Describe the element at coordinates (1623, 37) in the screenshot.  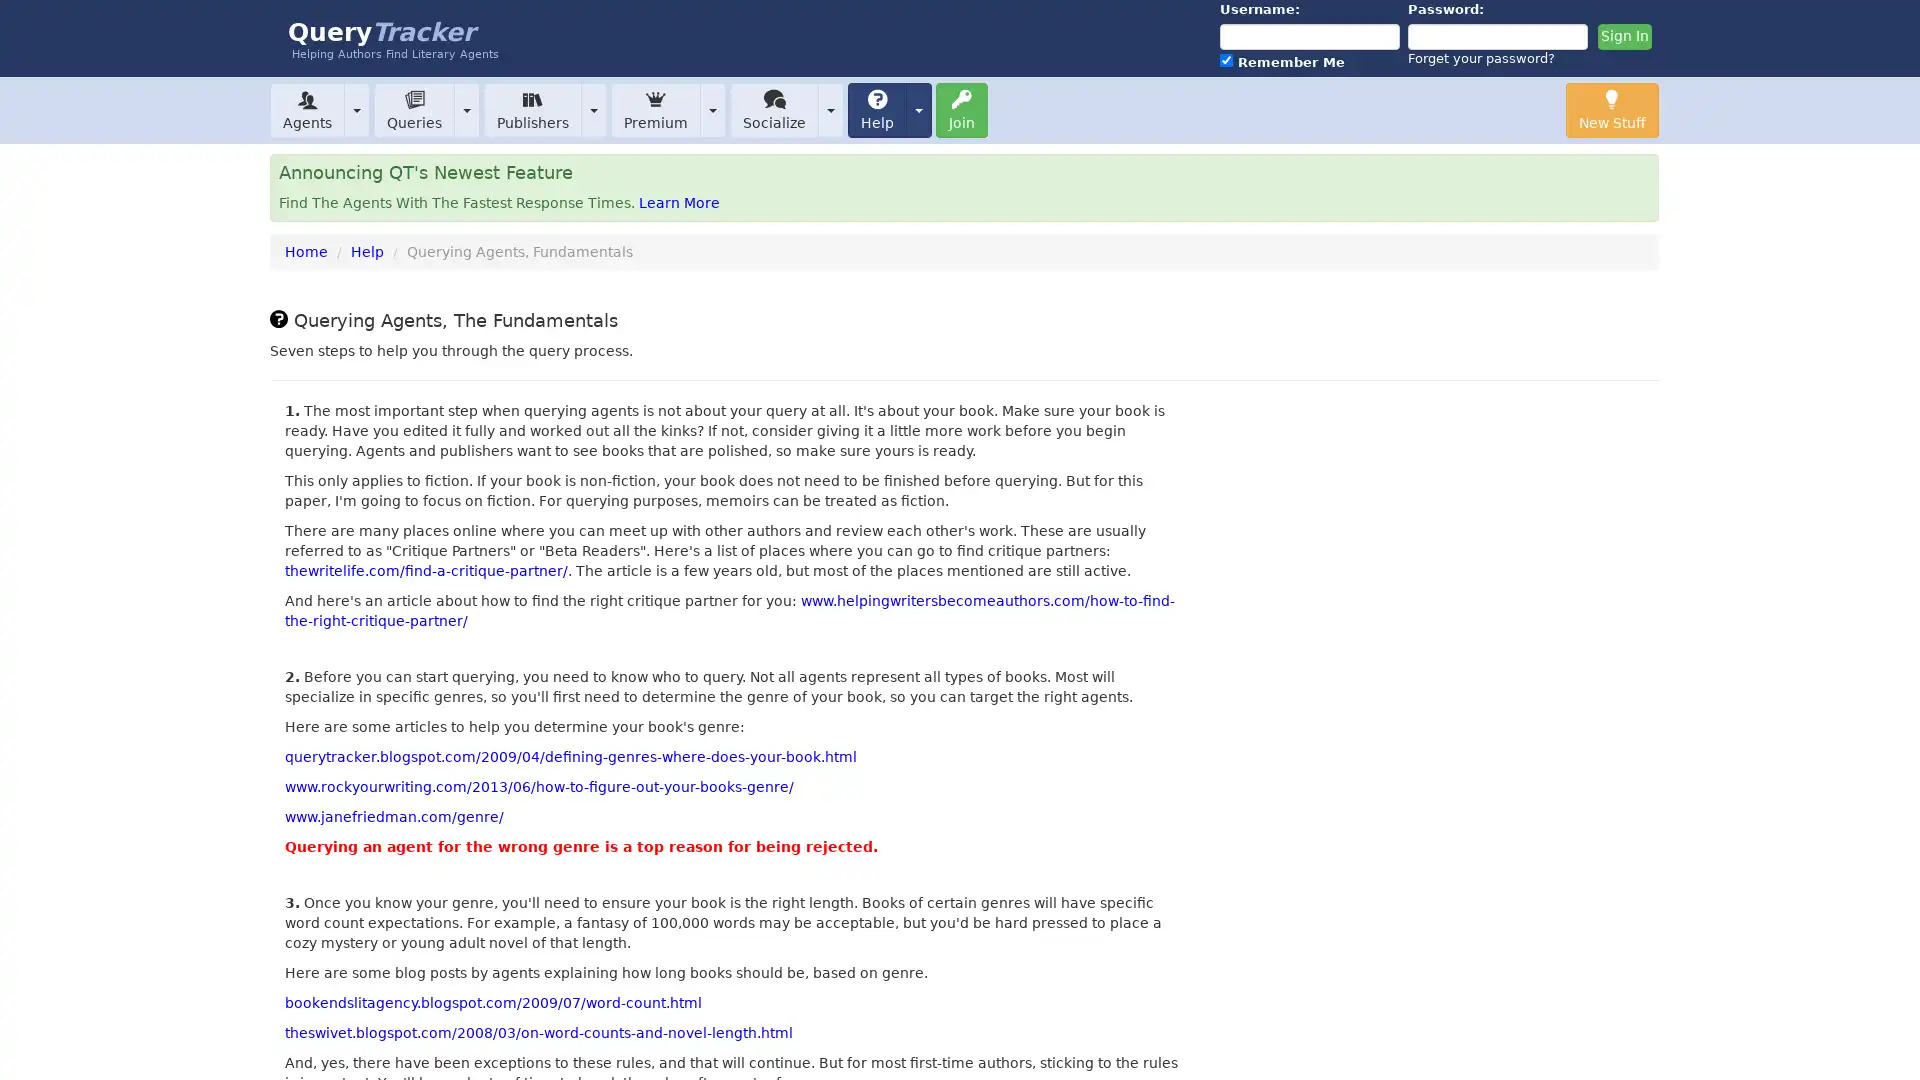
I see `Sign In` at that location.